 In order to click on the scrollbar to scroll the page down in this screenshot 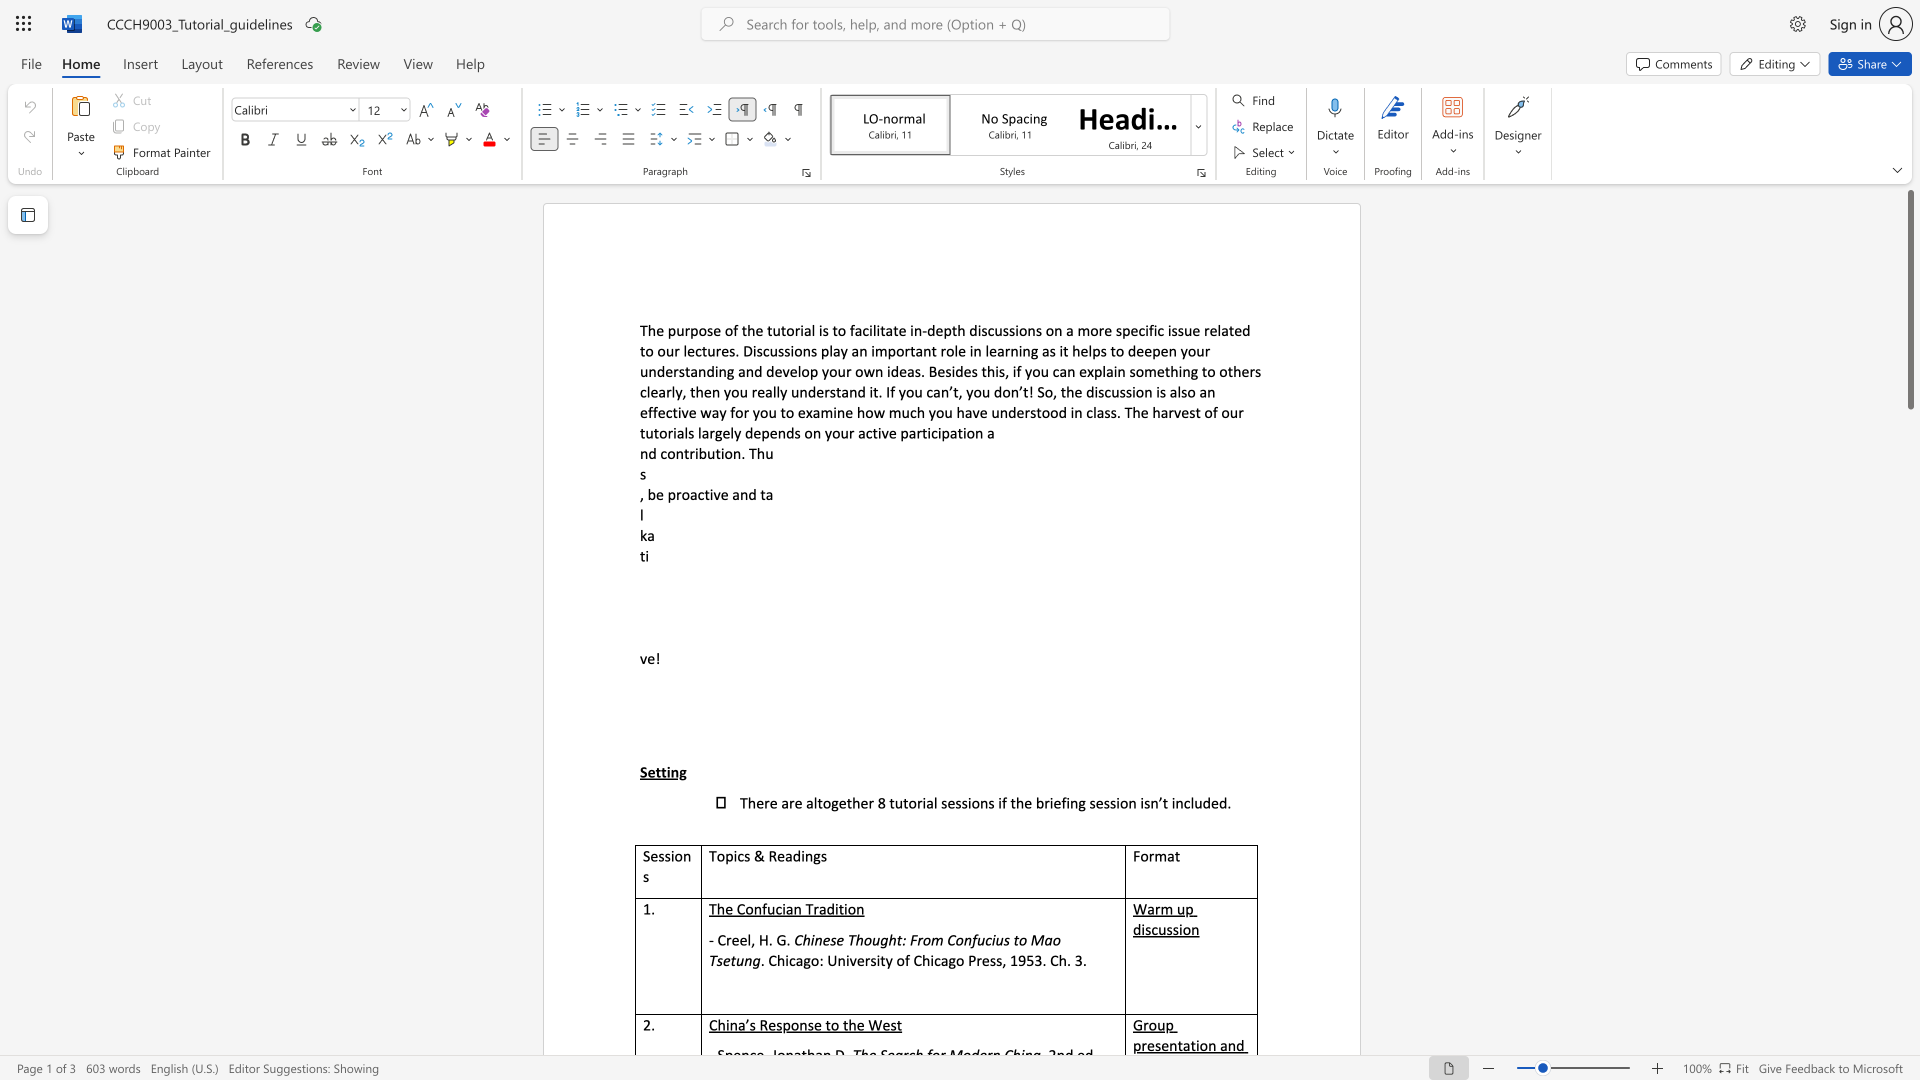, I will do `click(1909, 540)`.